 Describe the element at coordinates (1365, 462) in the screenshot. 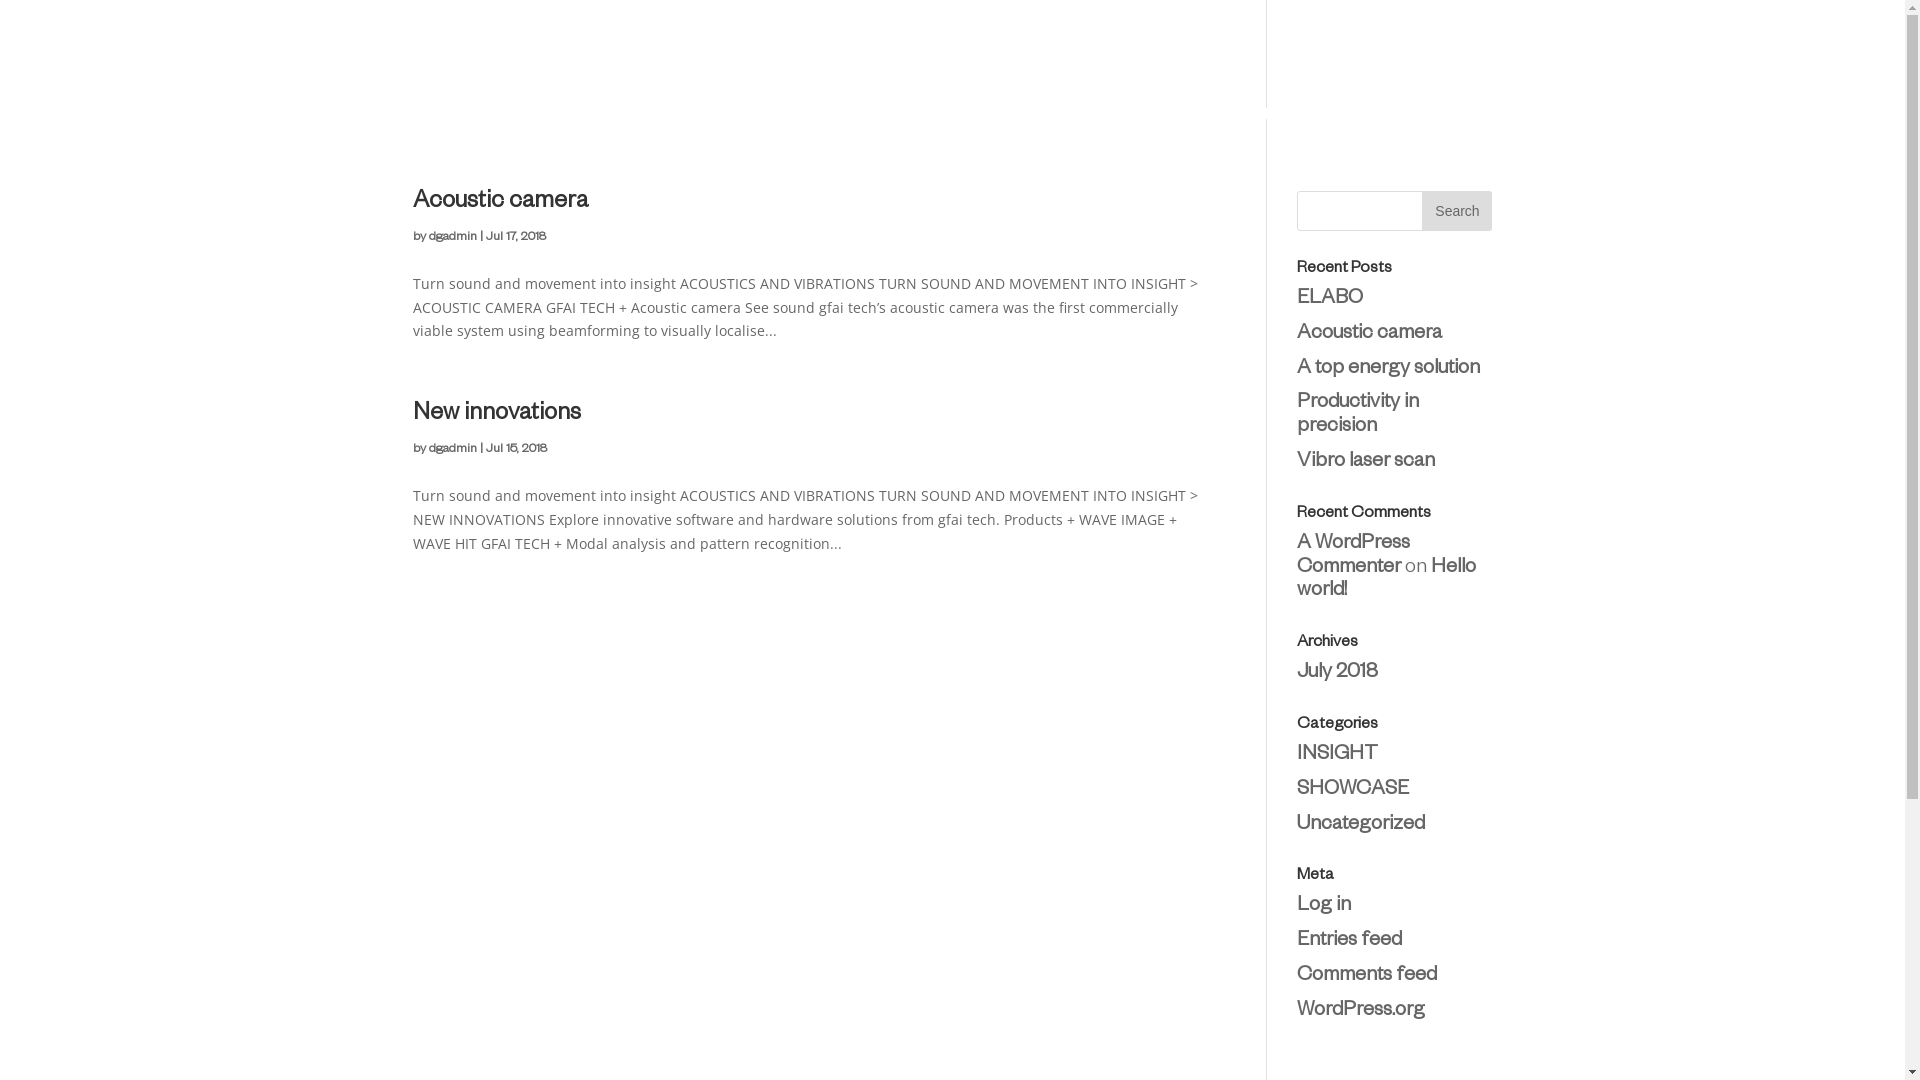

I see `'Vibro laser scan'` at that location.